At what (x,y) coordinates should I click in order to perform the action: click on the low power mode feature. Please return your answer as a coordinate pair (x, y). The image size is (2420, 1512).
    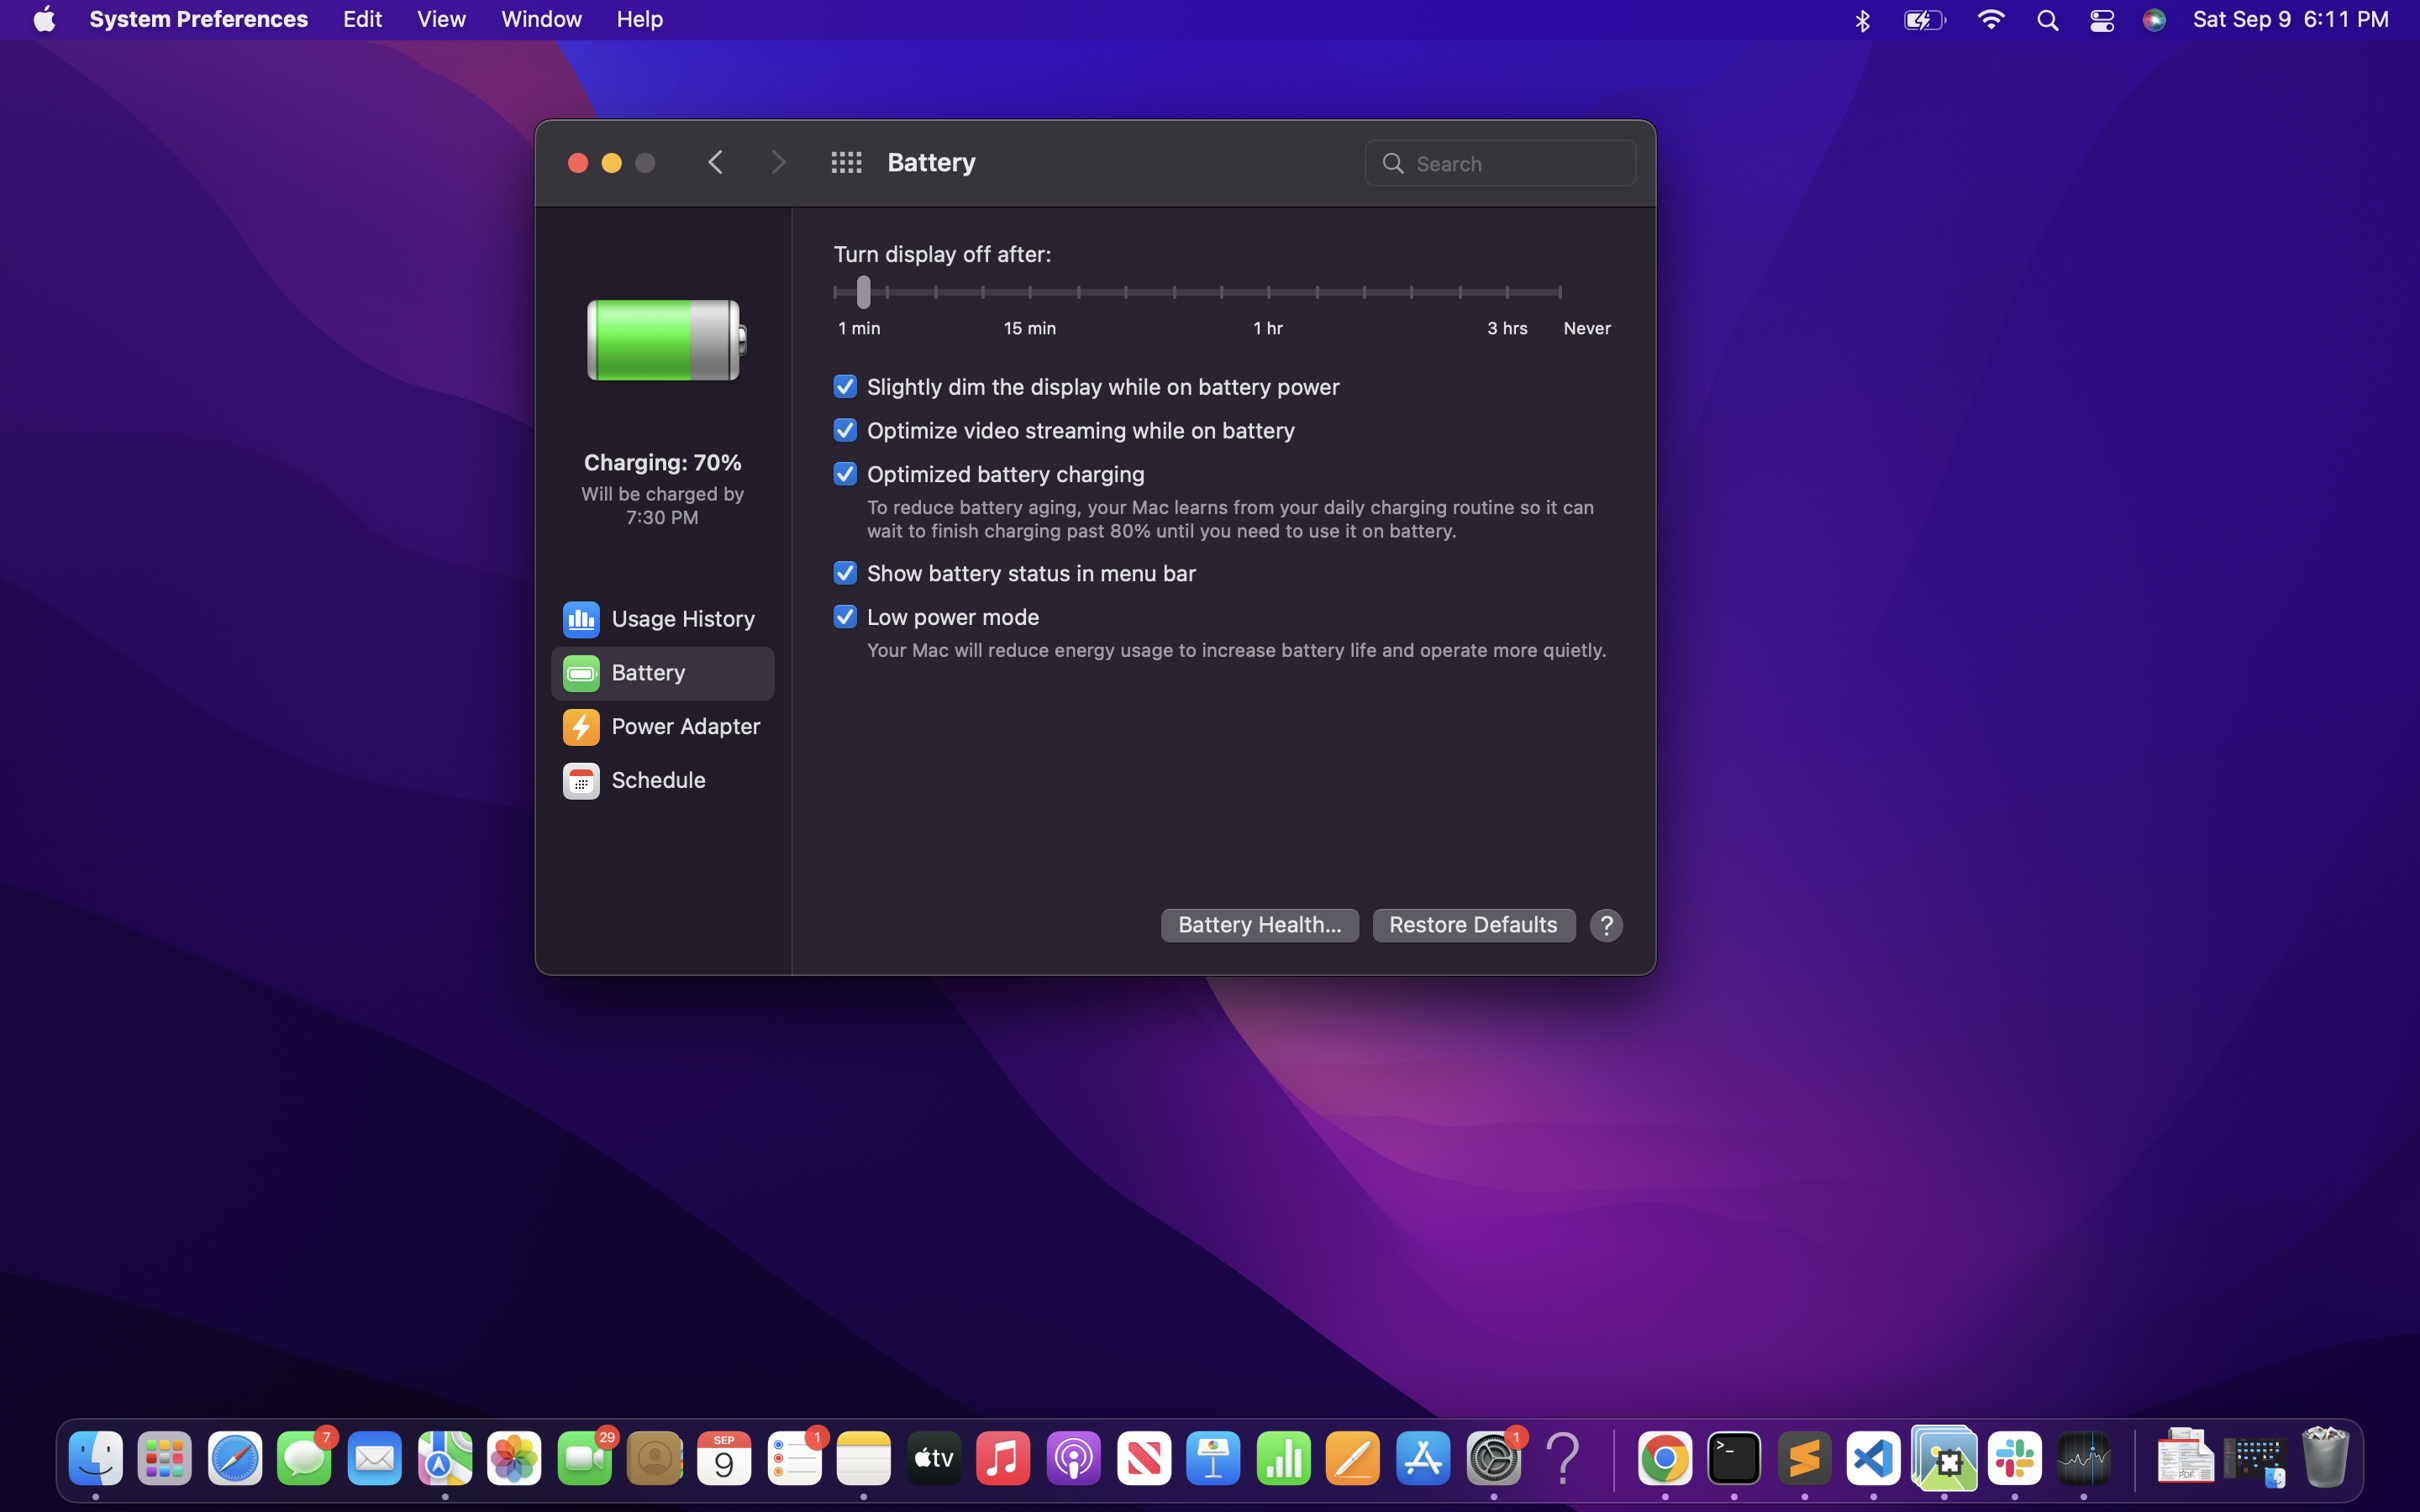
    Looking at the image, I should click on (936, 615).